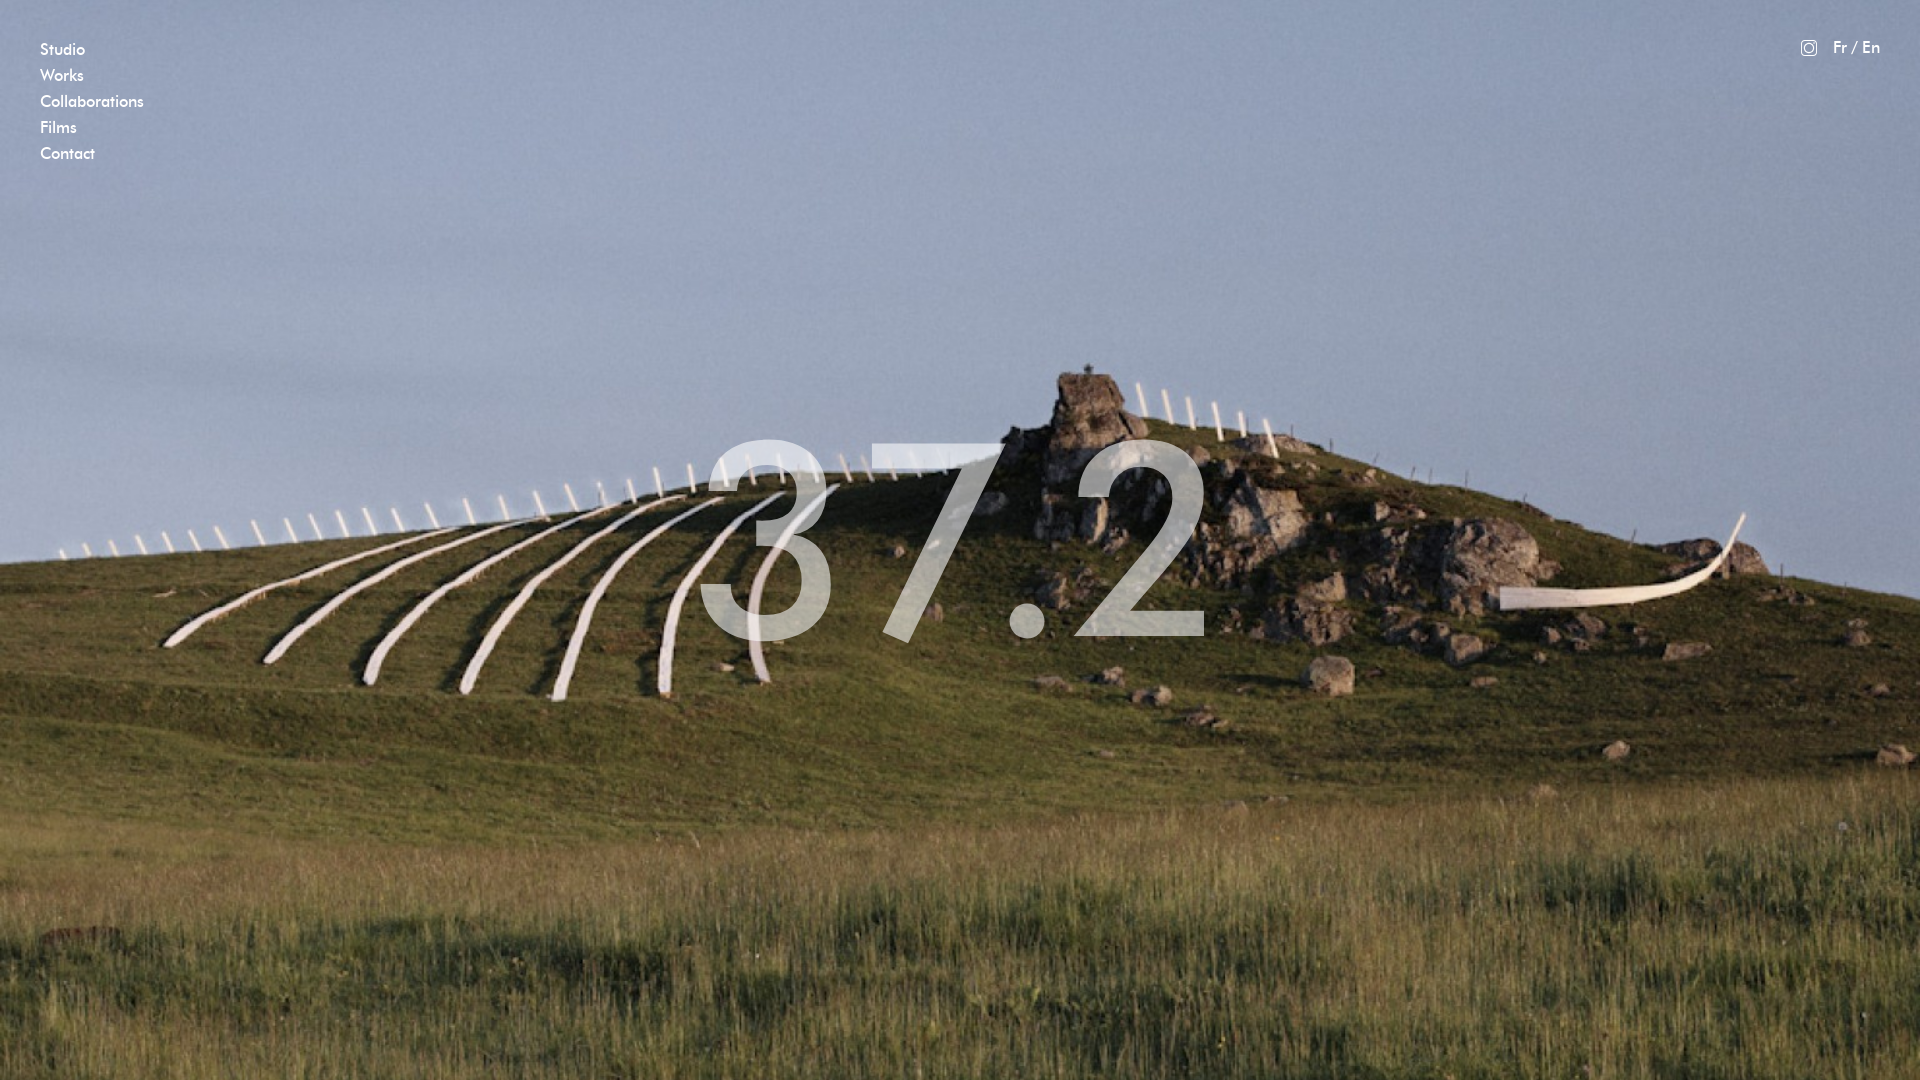 This screenshot has width=1920, height=1080. I want to click on 'Studio', so click(62, 49).